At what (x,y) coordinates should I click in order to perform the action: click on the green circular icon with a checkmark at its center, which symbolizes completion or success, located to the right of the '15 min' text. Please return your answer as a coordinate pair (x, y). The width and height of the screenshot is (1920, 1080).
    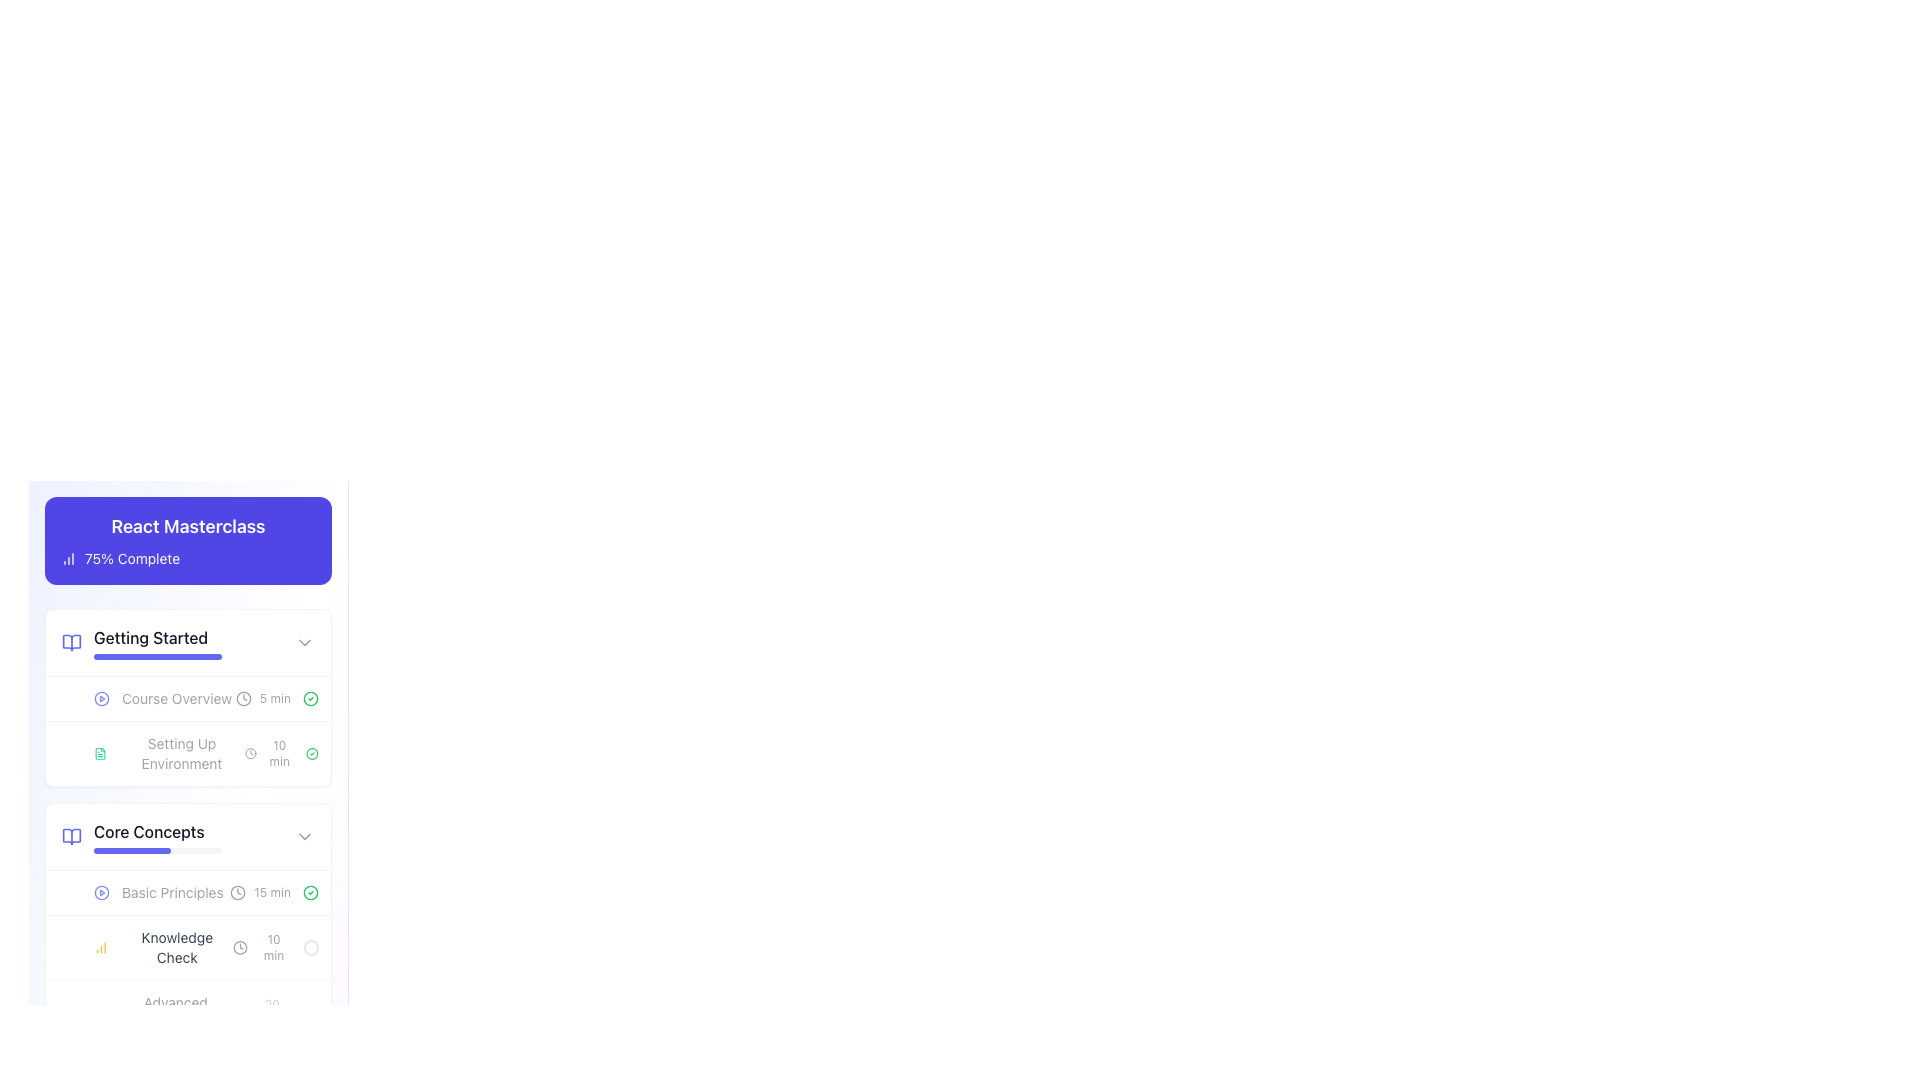
    Looking at the image, I should click on (310, 892).